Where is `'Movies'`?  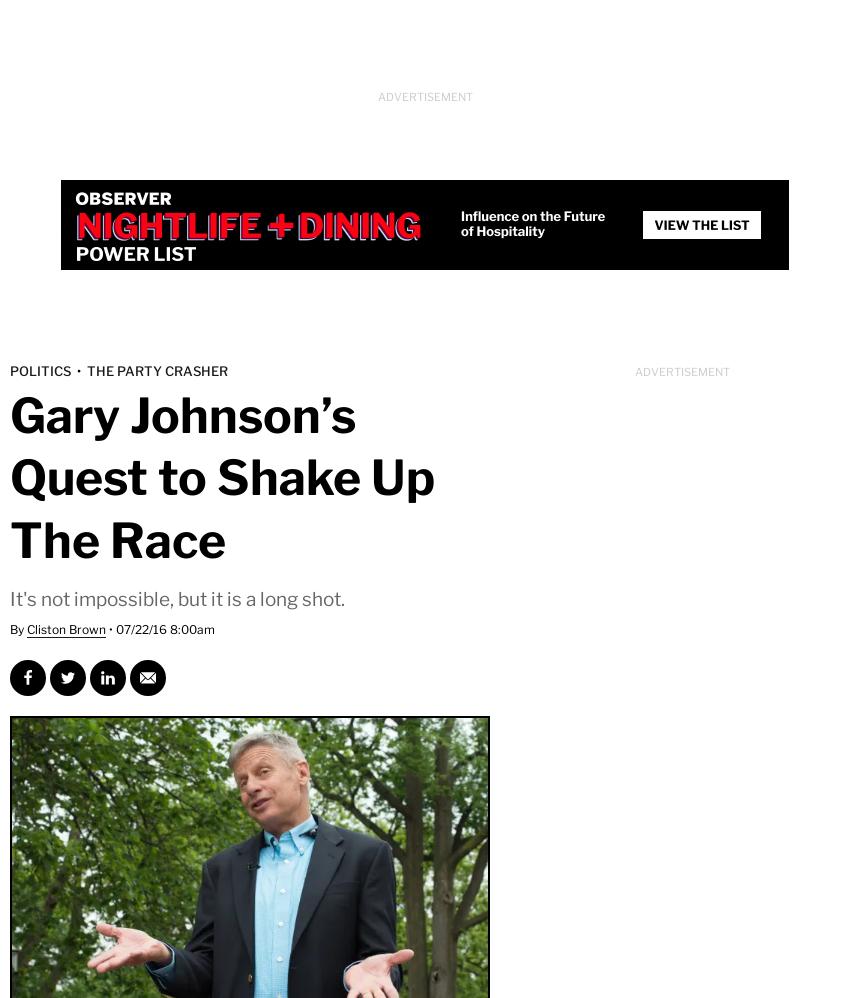
'Movies' is located at coordinates (89, 245).